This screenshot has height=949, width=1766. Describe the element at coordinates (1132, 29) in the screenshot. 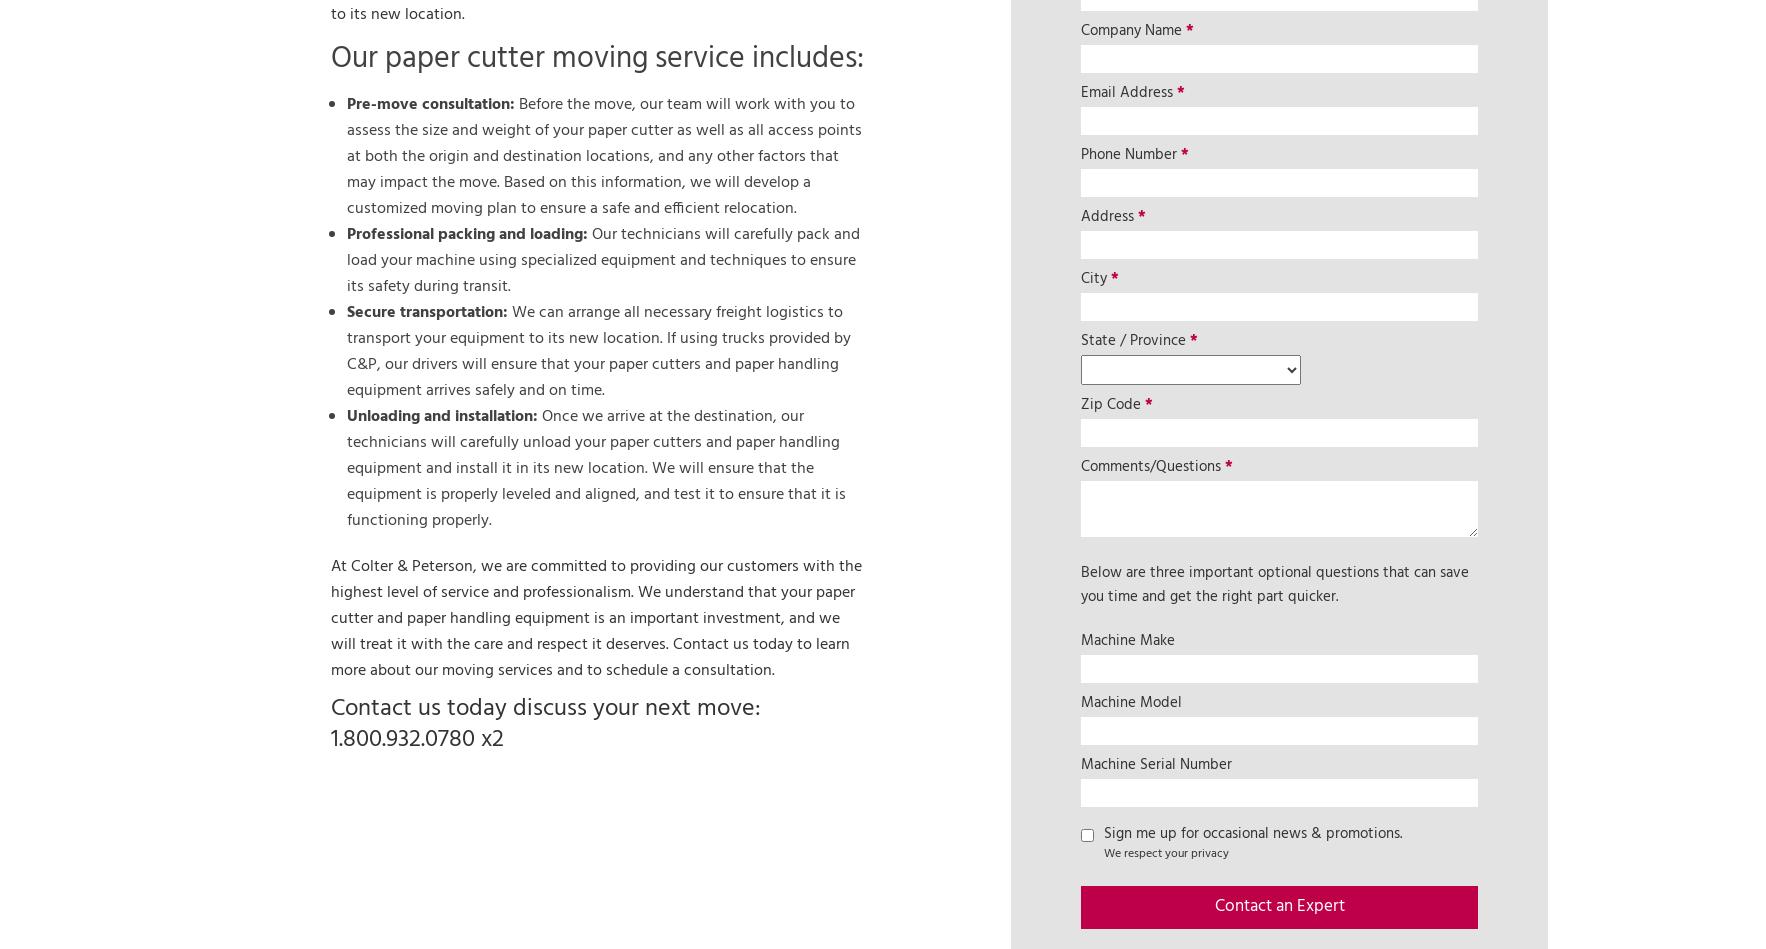

I see `'Company Name'` at that location.